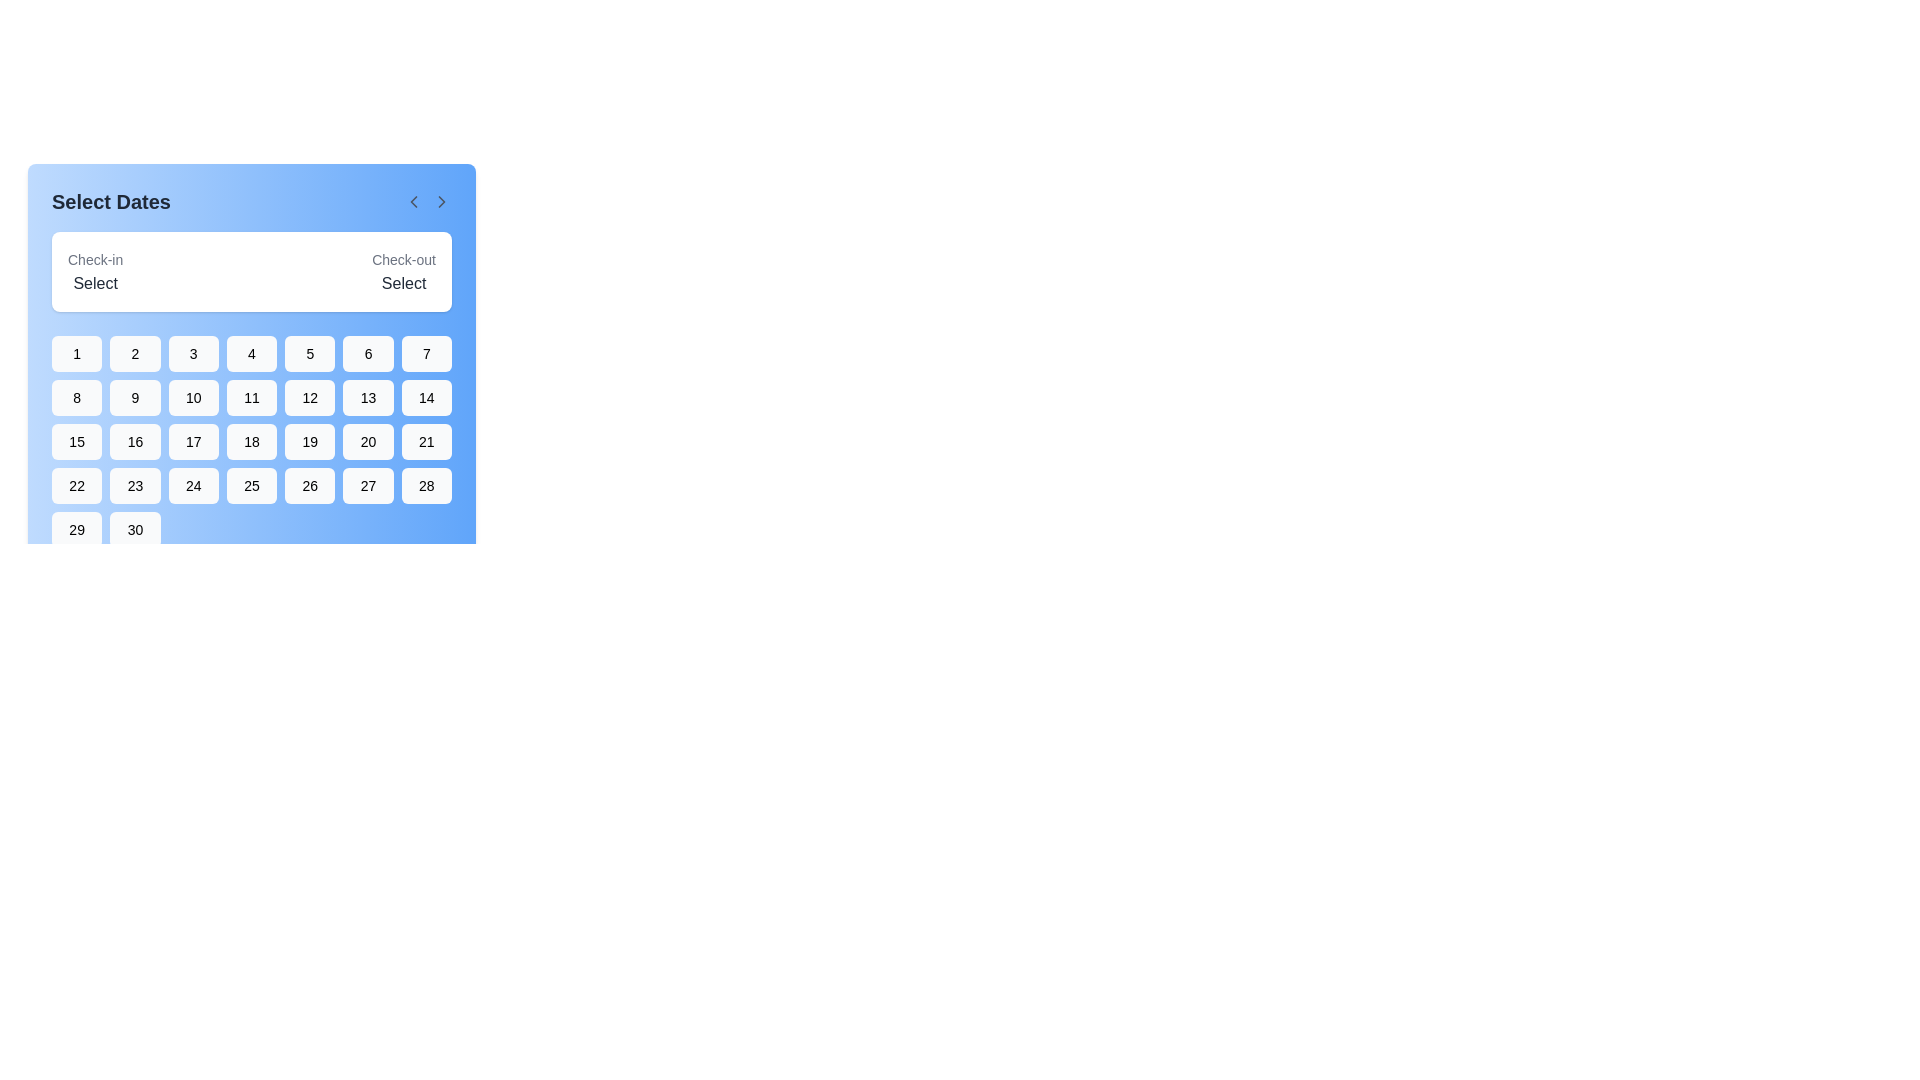  What do you see at coordinates (77, 353) in the screenshot?
I see `the button labeled '1' with a light gray background and rounded borders` at bounding box center [77, 353].